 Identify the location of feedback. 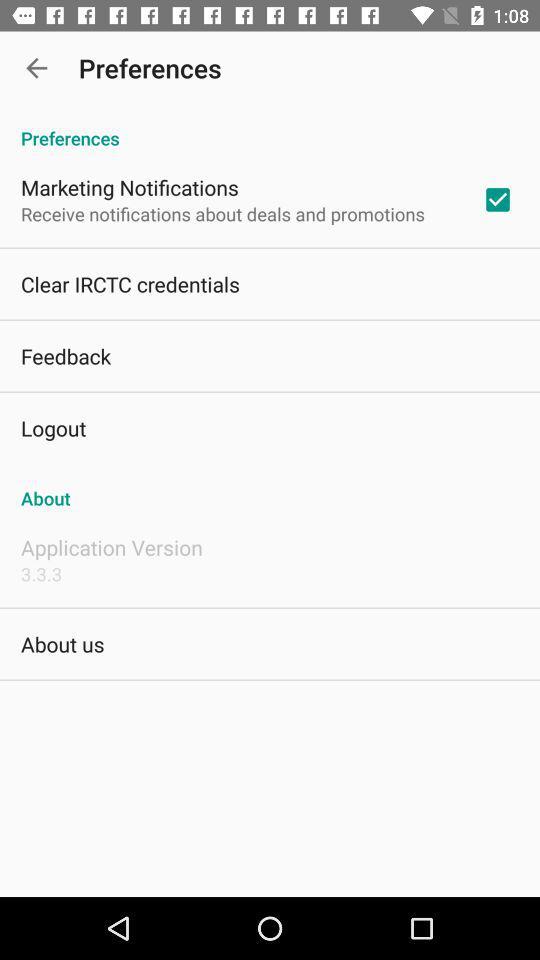
(65, 356).